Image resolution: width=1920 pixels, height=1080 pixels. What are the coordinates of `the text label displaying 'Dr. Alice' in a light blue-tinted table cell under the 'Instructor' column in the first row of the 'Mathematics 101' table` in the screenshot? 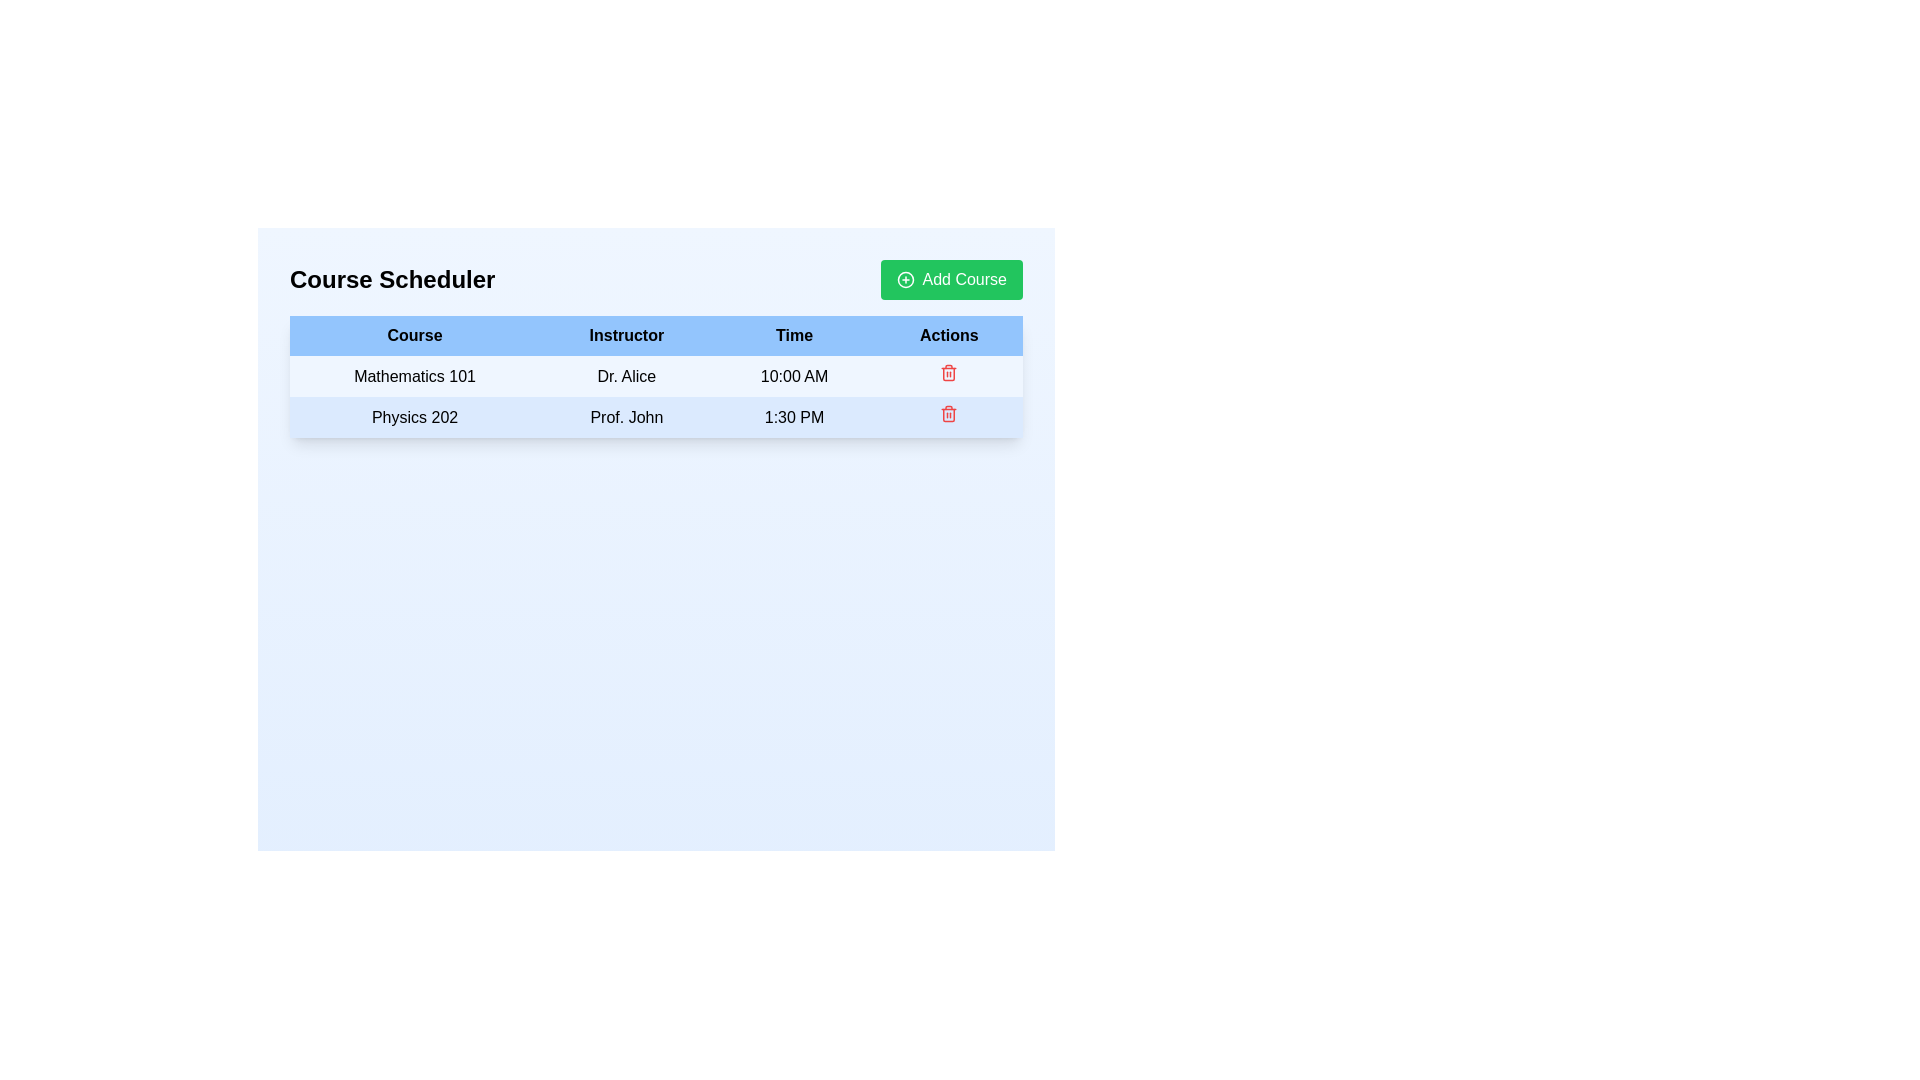 It's located at (625, 376).